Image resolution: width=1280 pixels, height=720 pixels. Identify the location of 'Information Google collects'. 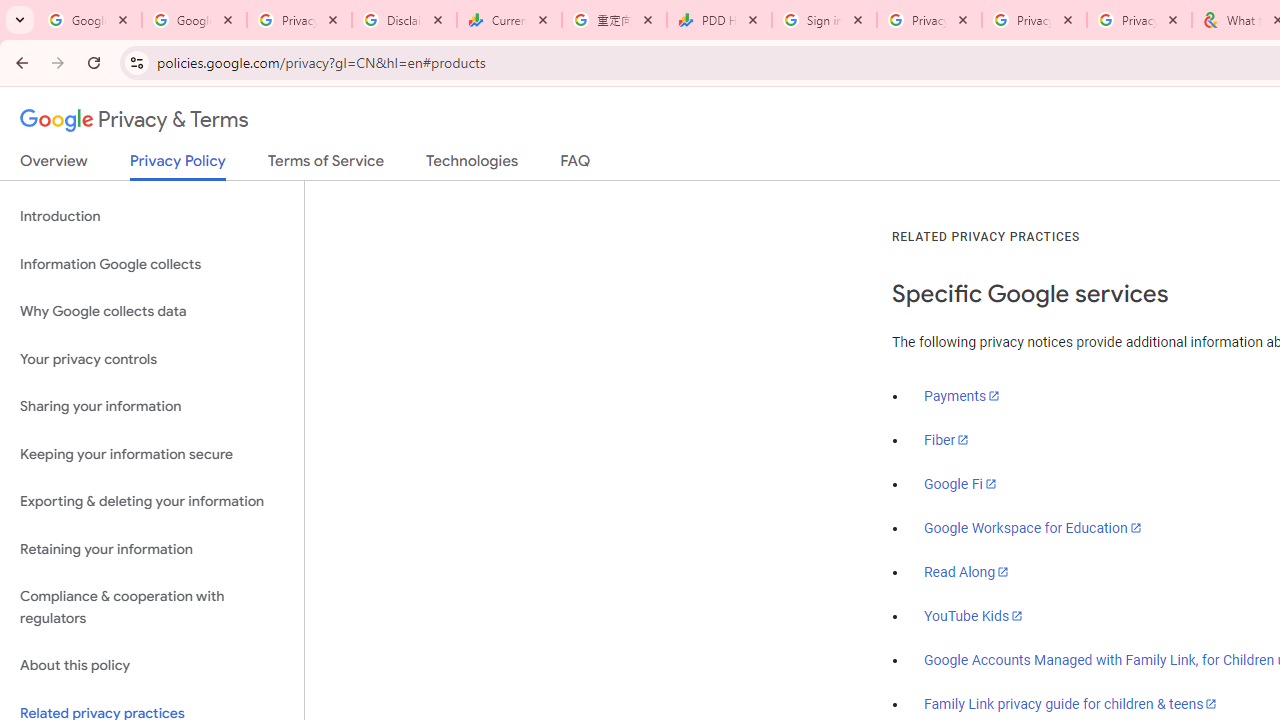
(151, 263).